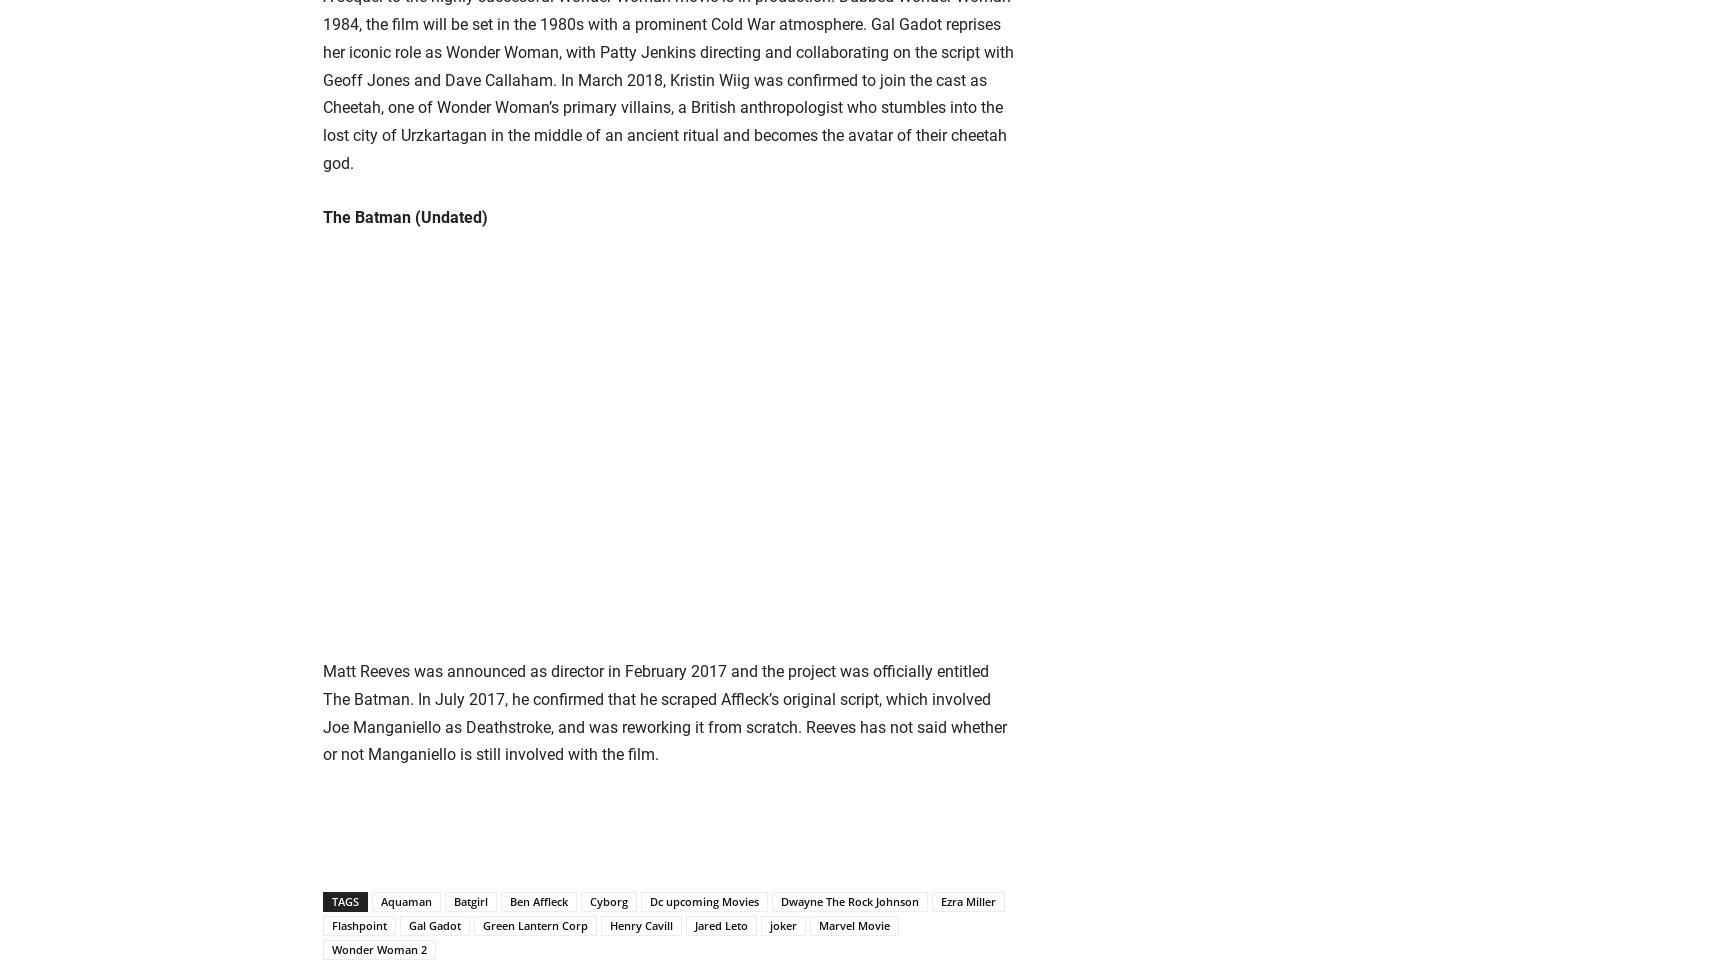  I want to click on 'Cyborg', so click(607, 901).